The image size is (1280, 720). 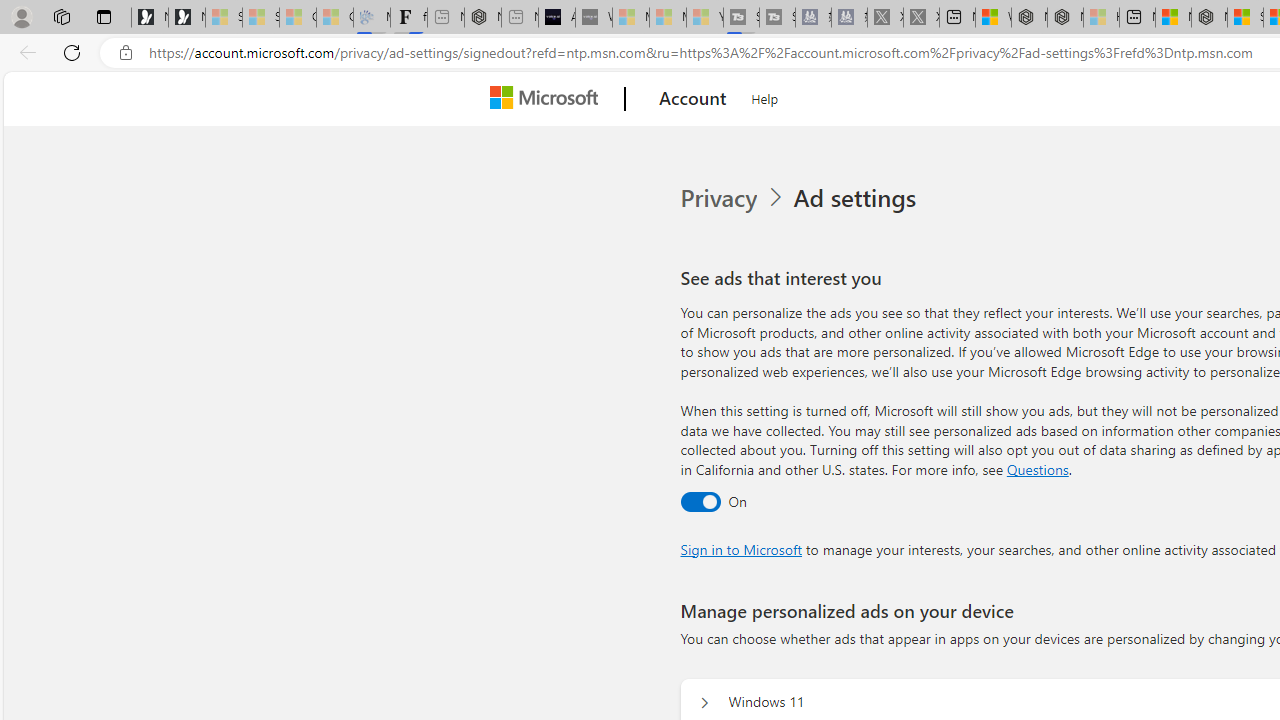 What do you see at coordinates (592, 17) in the screenshot?
I see `'What'` at bounding box center [592, 17].